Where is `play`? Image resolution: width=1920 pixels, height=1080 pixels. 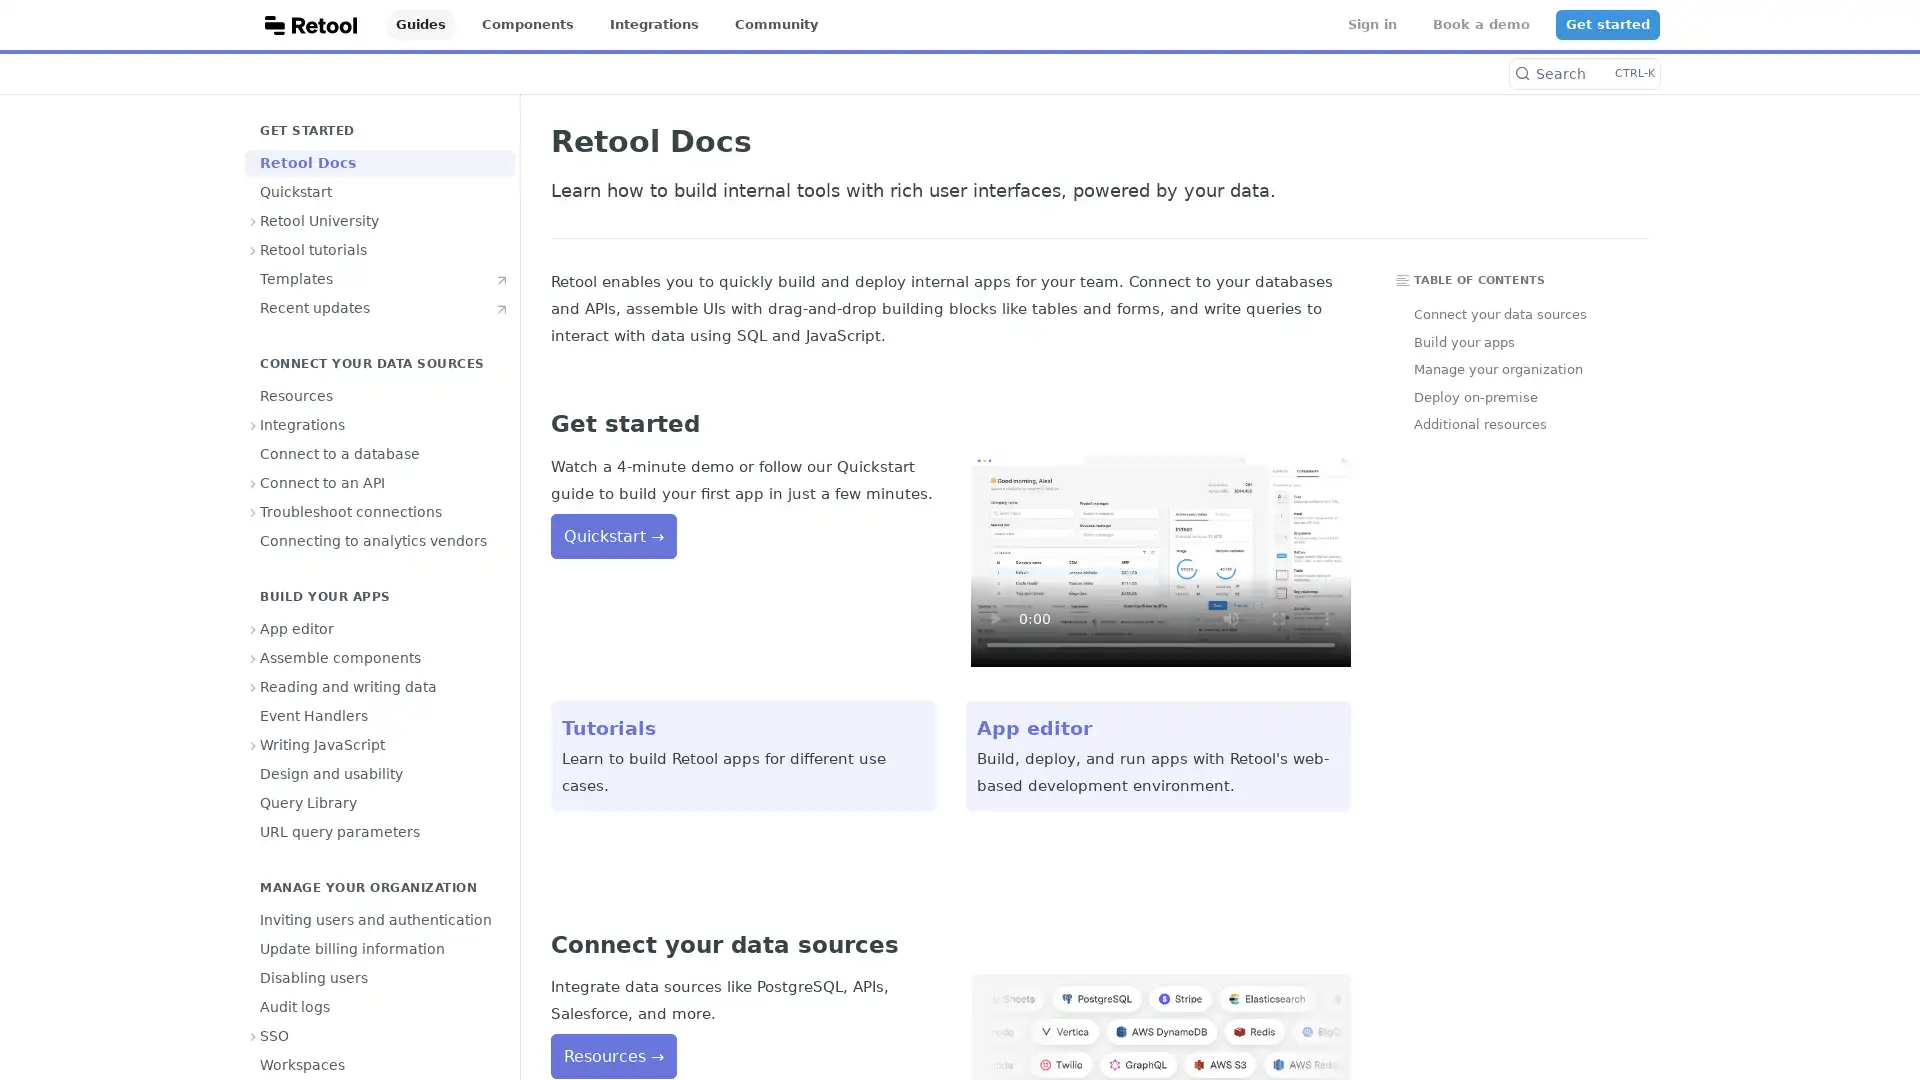 play is located at coordinates (994, 617).